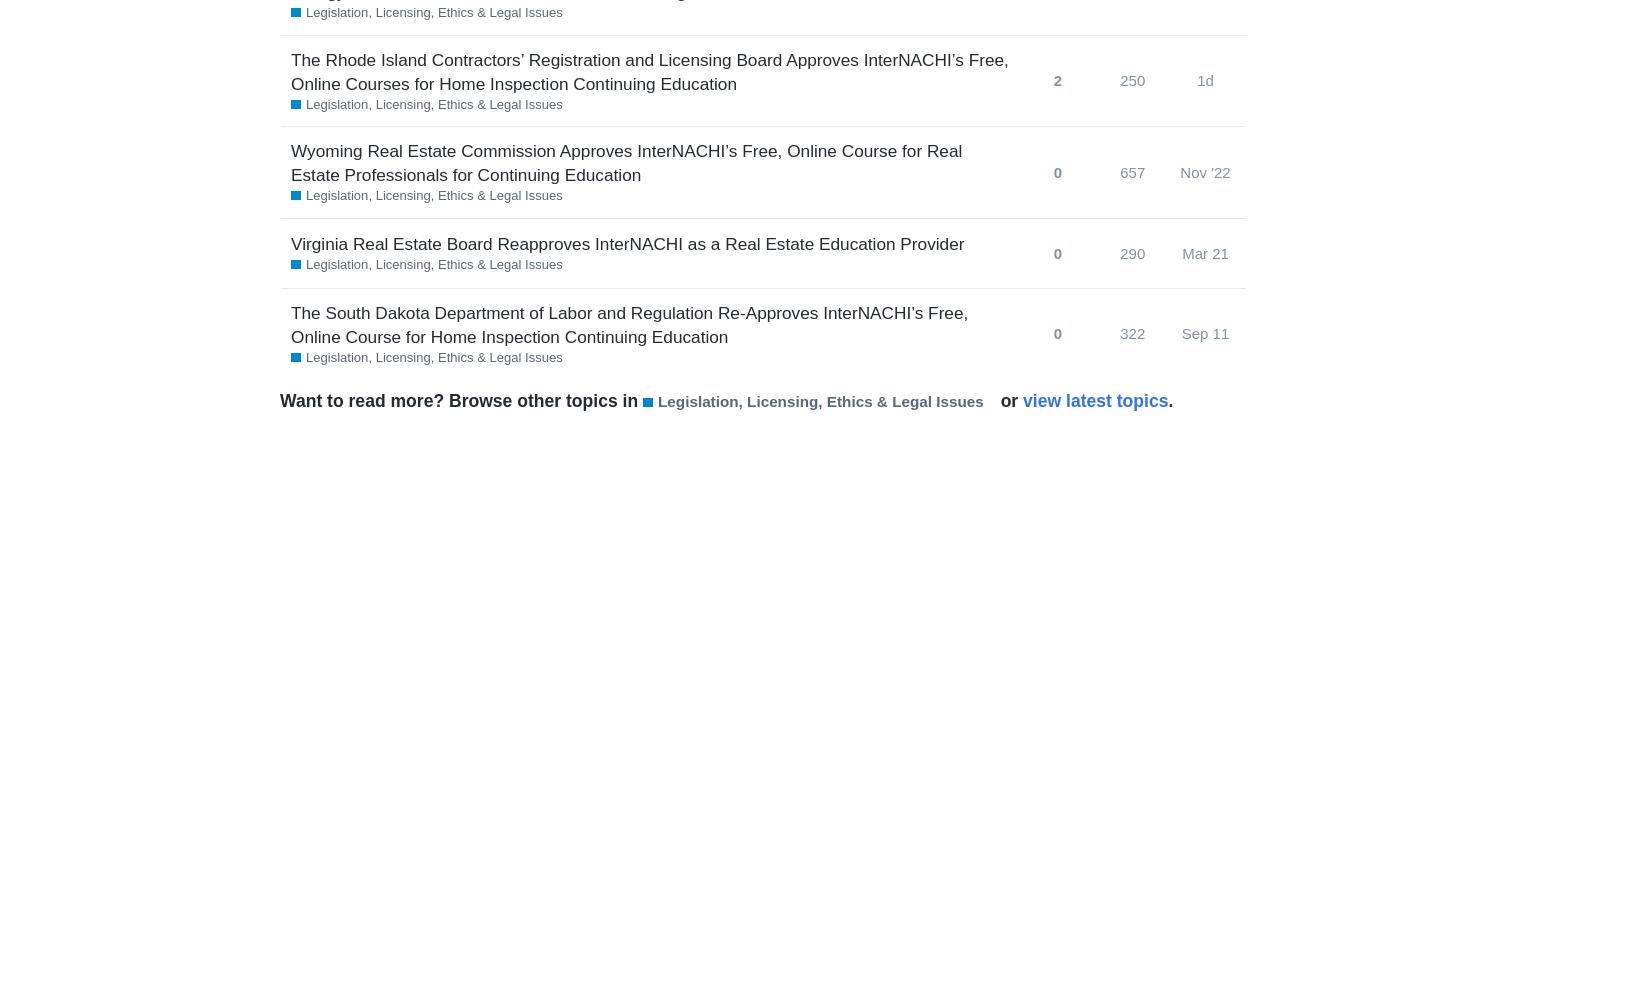 The height and width of the screenshot is (1000, 1650). Describe the element at coordinates (628, 323) in the screenshot. I see `'The South Dakota Department of Labor and Regulation Re-Approves InterNACHI’s Free, Online Course for Home Inspection Continuing Education'` at that location.